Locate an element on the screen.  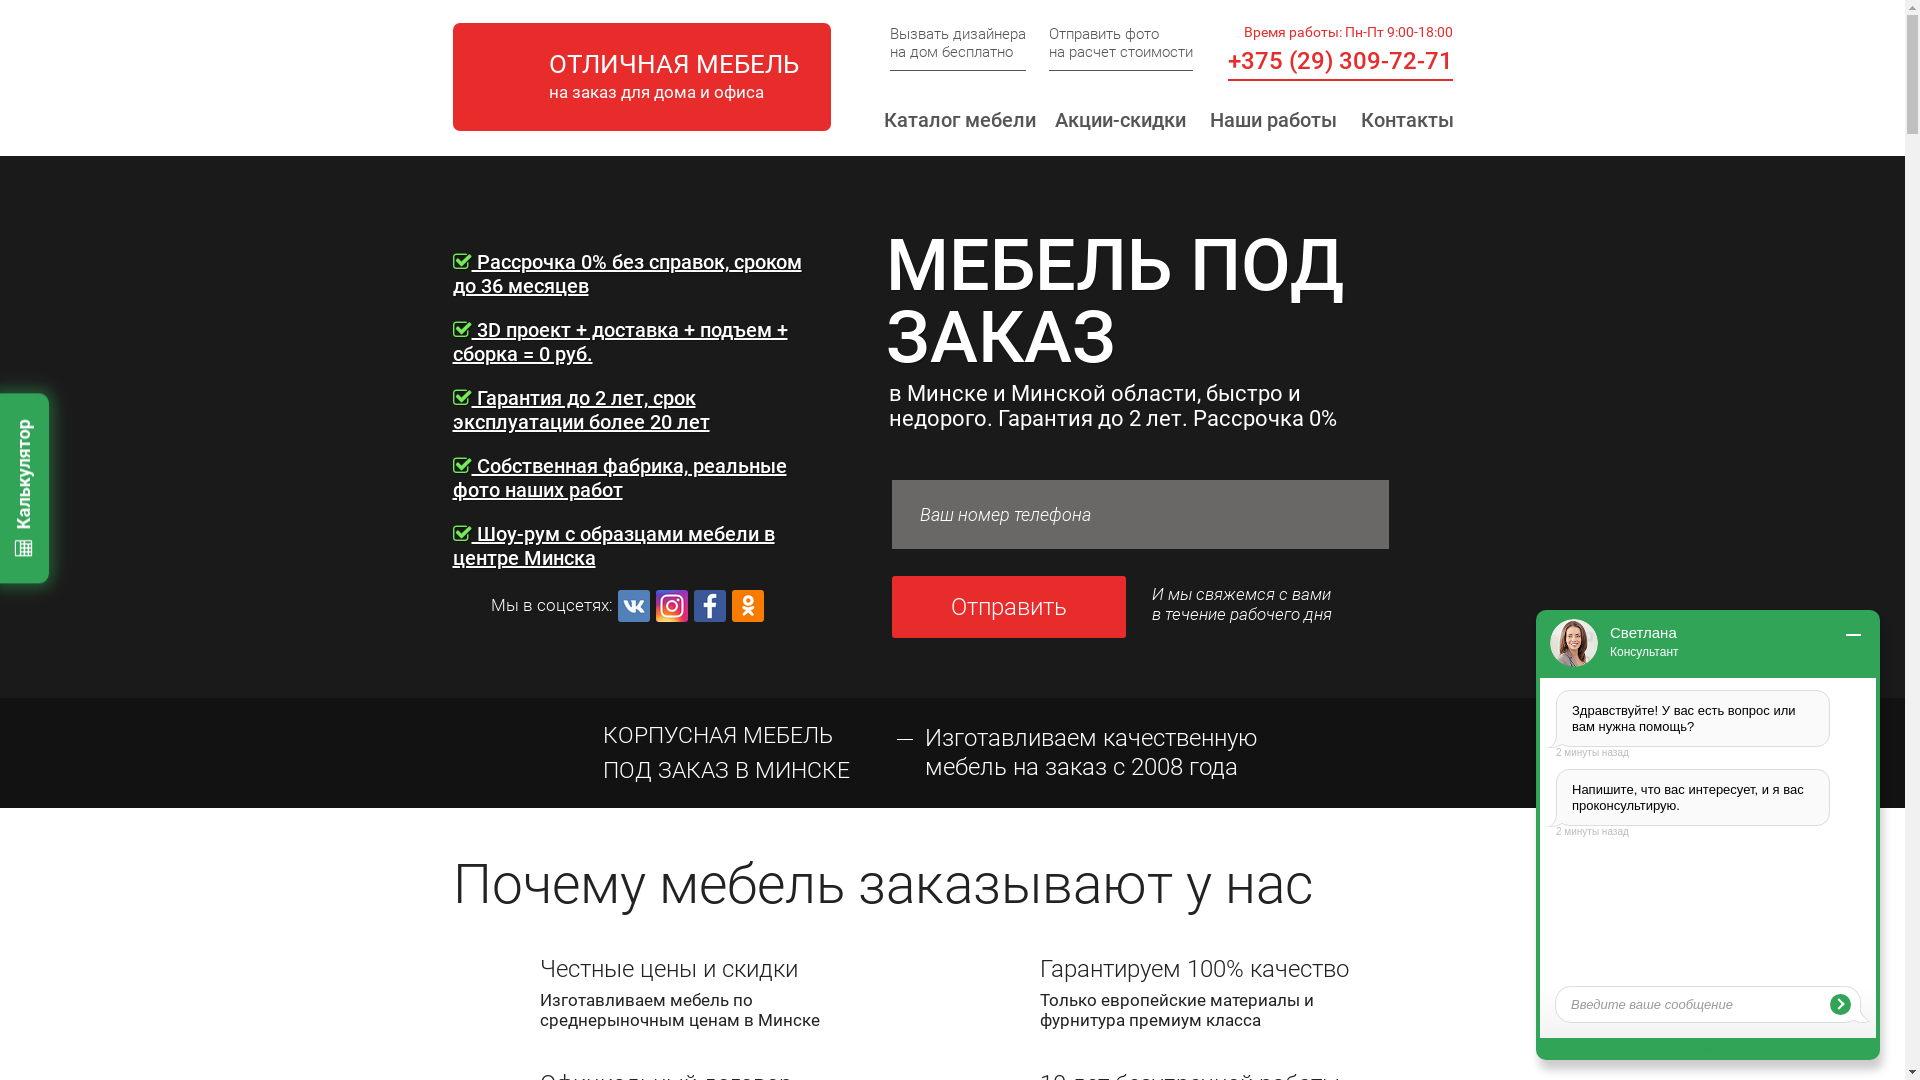
'+375 (29) 309-72-71' is located at coordinates (1340, 60).